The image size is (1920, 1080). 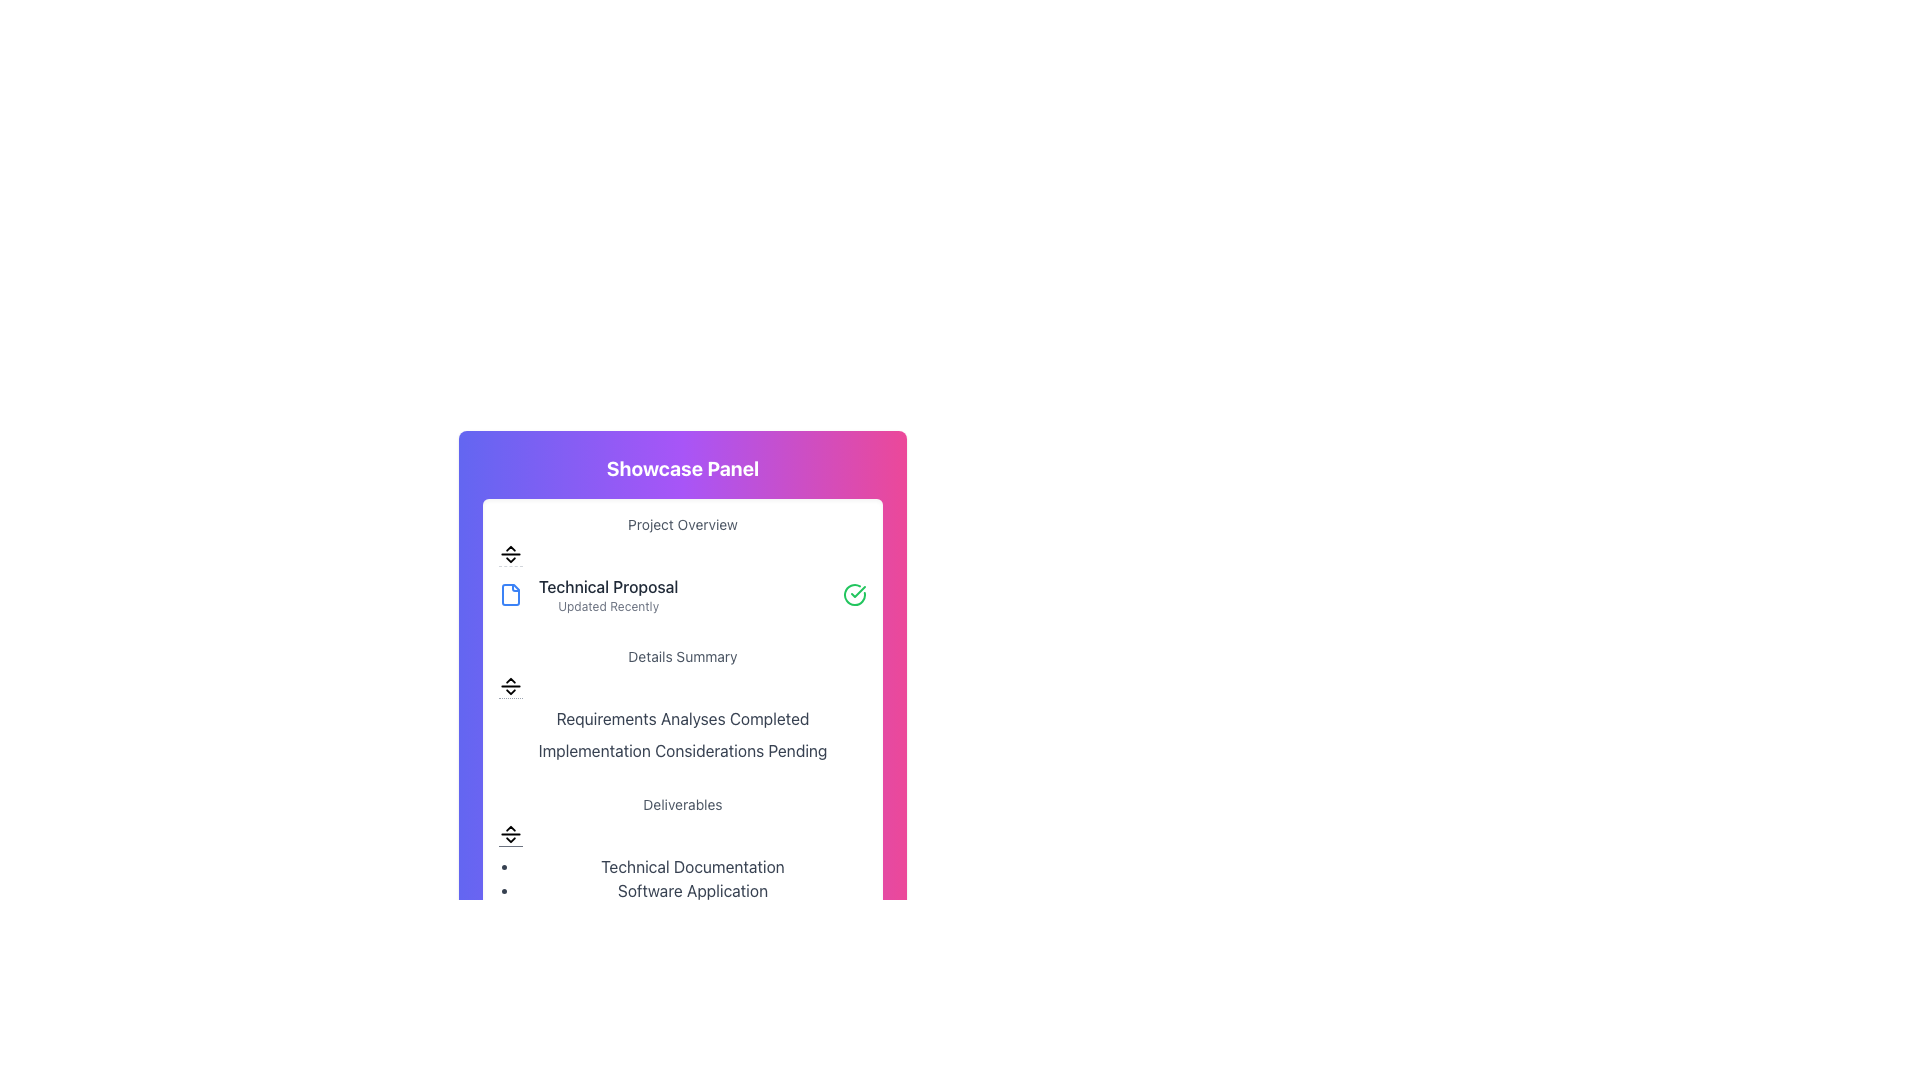 I want to click on the descriptive Text Label that serves as a header for the list of deliverables, which is centrally positioned above the items related to 'Technical Documentation', so click(x=682, y=804).